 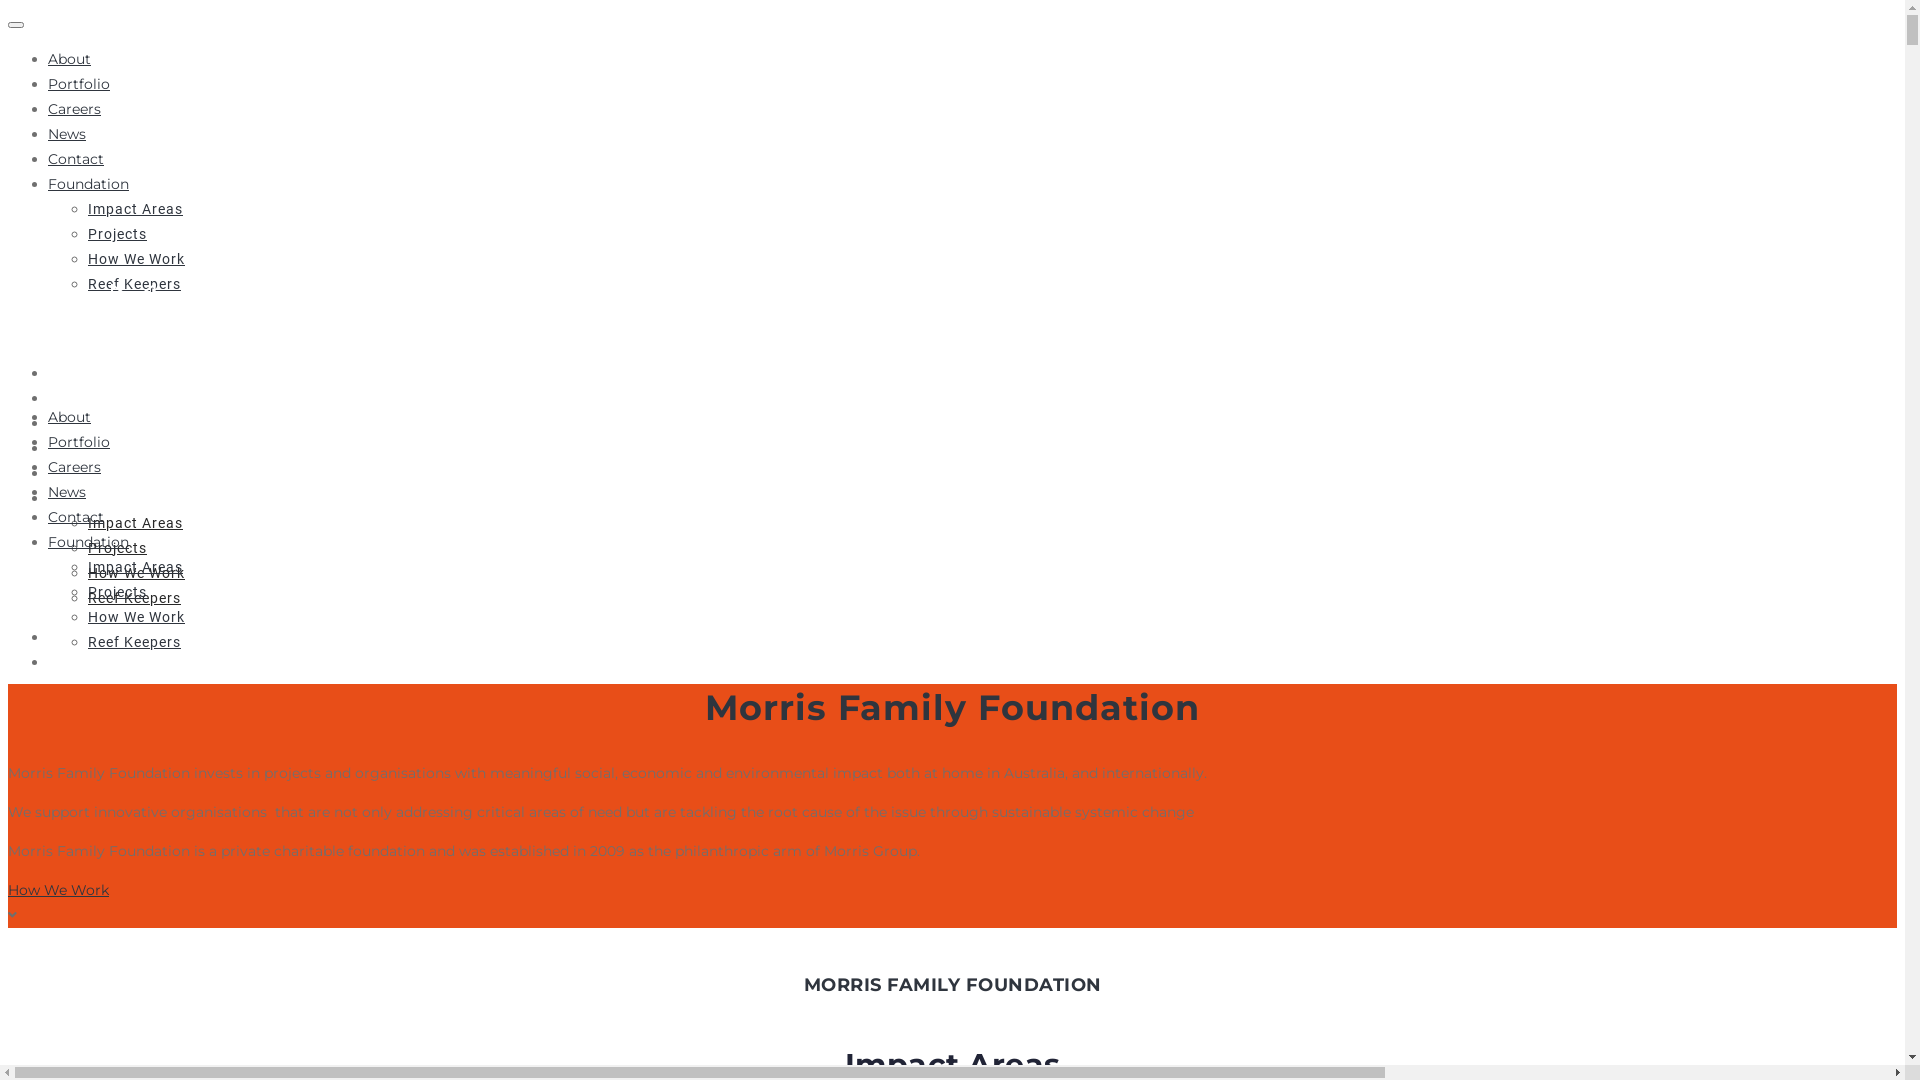 I want to click on 'How We Work', so click(x=58, y=889).